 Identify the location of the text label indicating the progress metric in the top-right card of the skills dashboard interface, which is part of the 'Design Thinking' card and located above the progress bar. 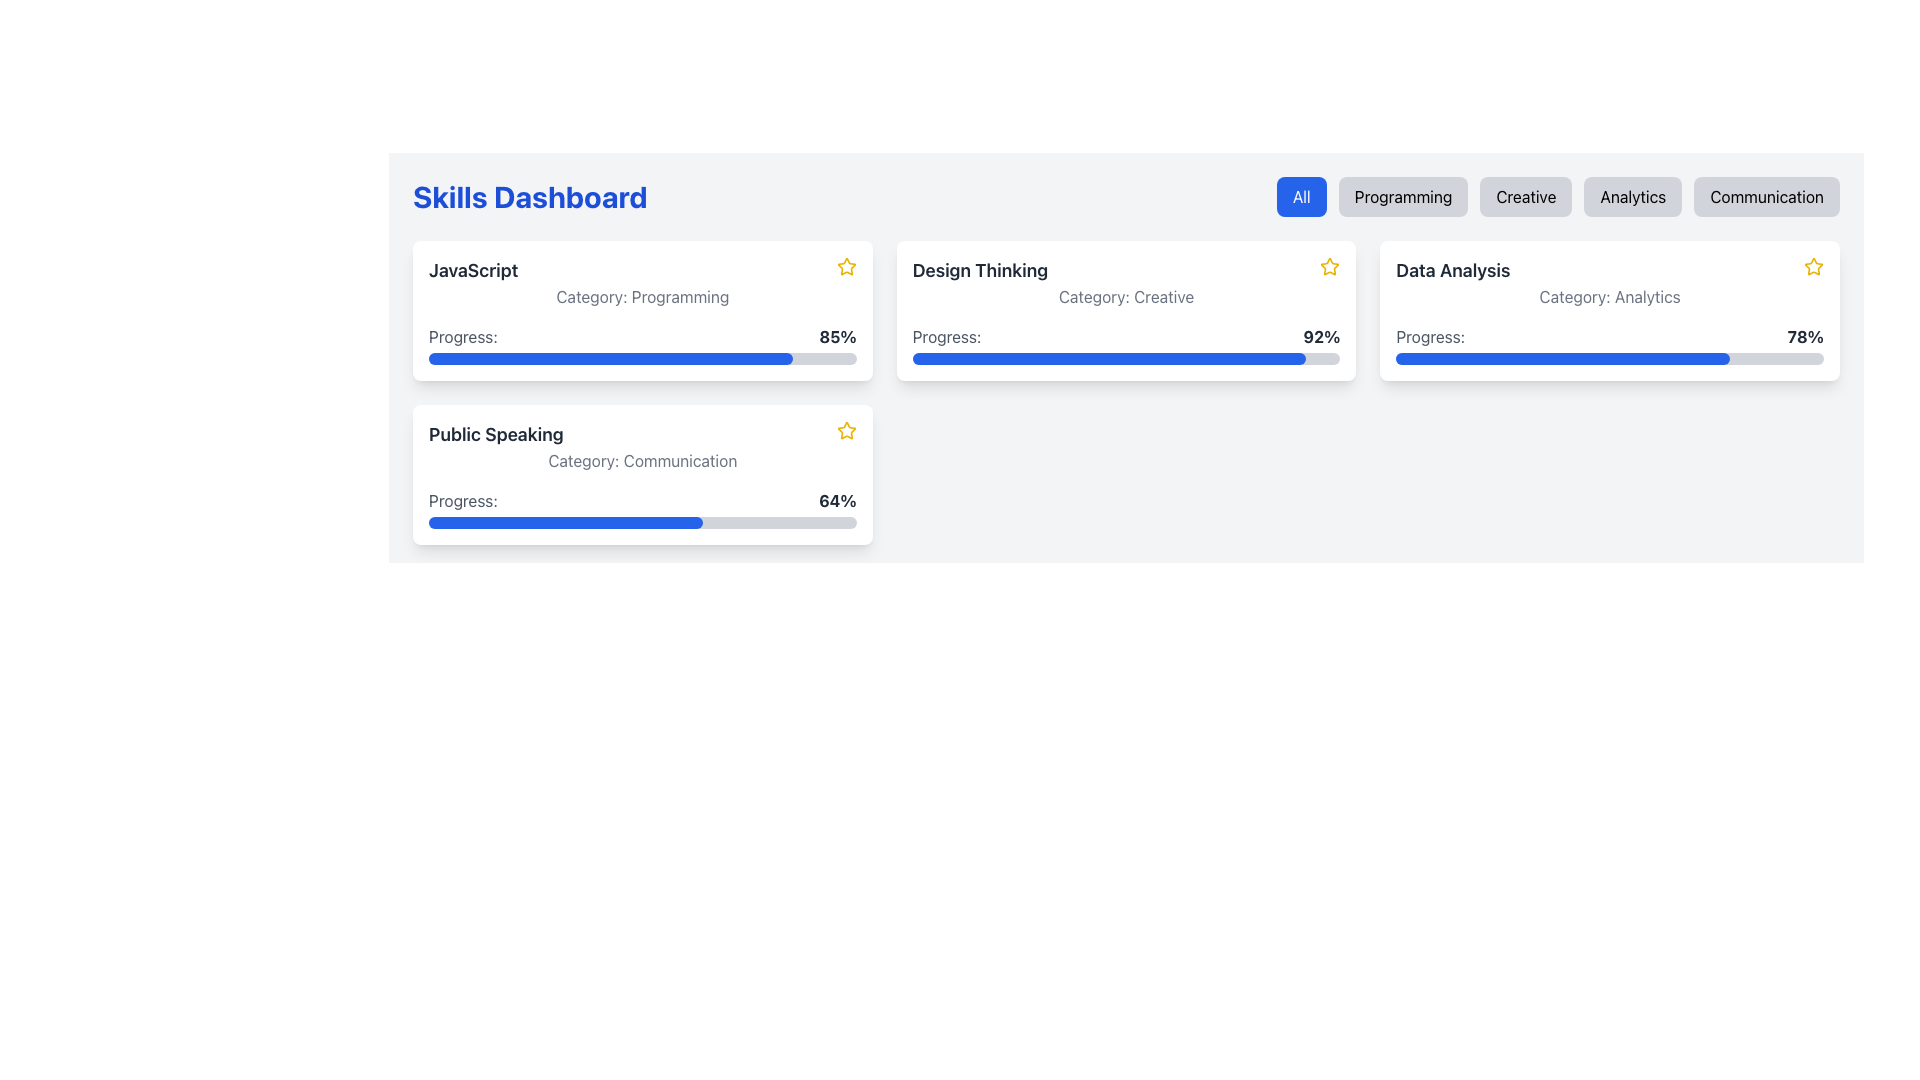
(945, 335).